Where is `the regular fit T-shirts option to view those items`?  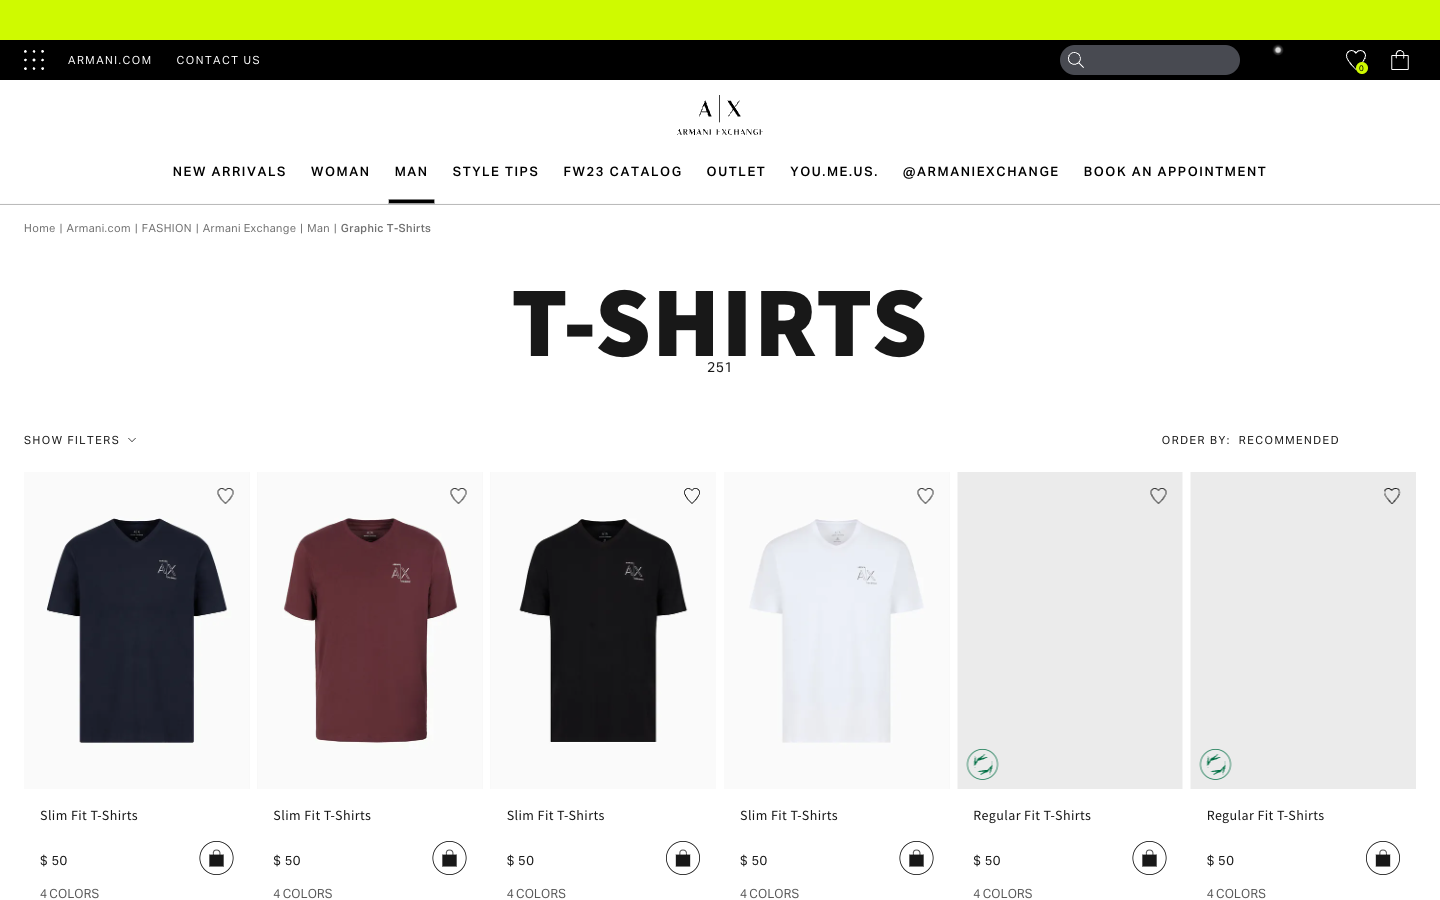
the regular fit T-shirts option to view those items is located at coordinates (1070, 822).